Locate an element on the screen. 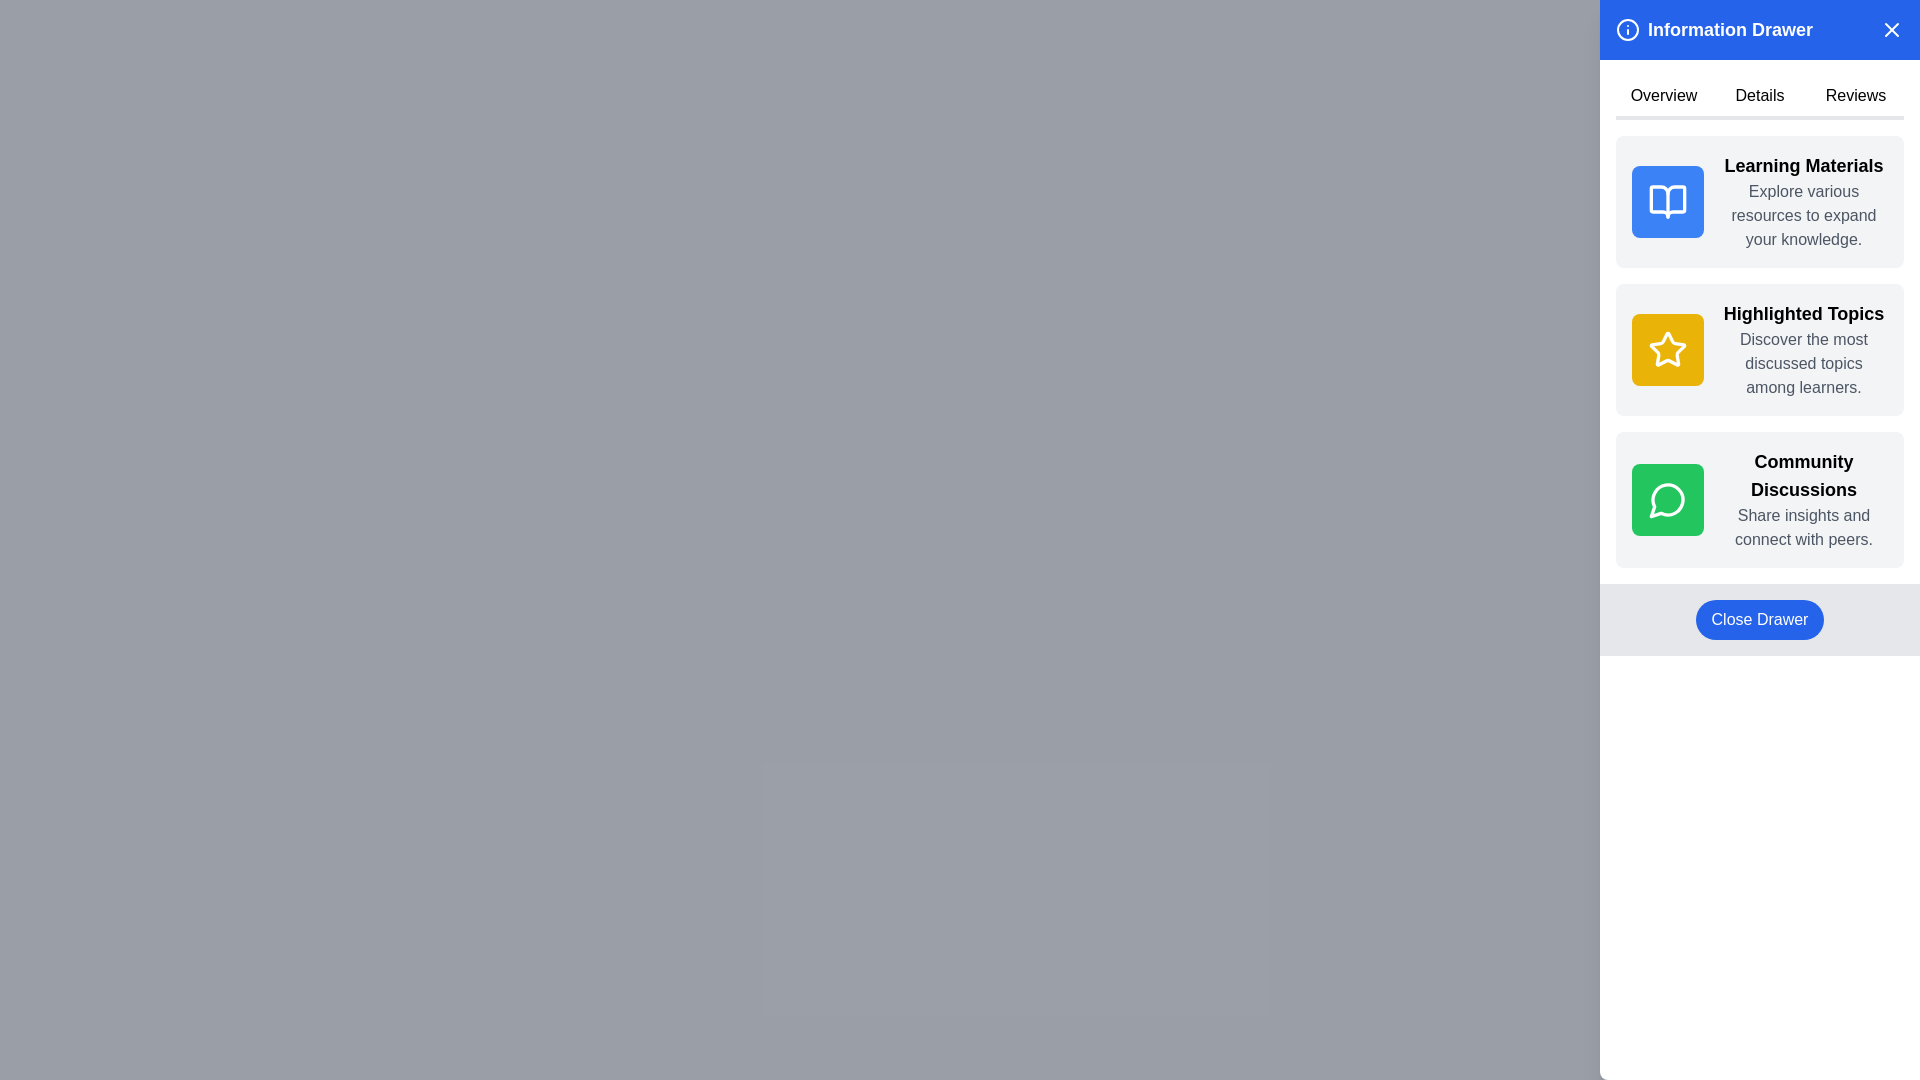 The width and height of the screenshot is (1920, 1080). the static text header element labeled 'Community Discussions', which is styled in bold and located within the right panel under 'Highlighted Topics' is located at coordinates (1804, 475).